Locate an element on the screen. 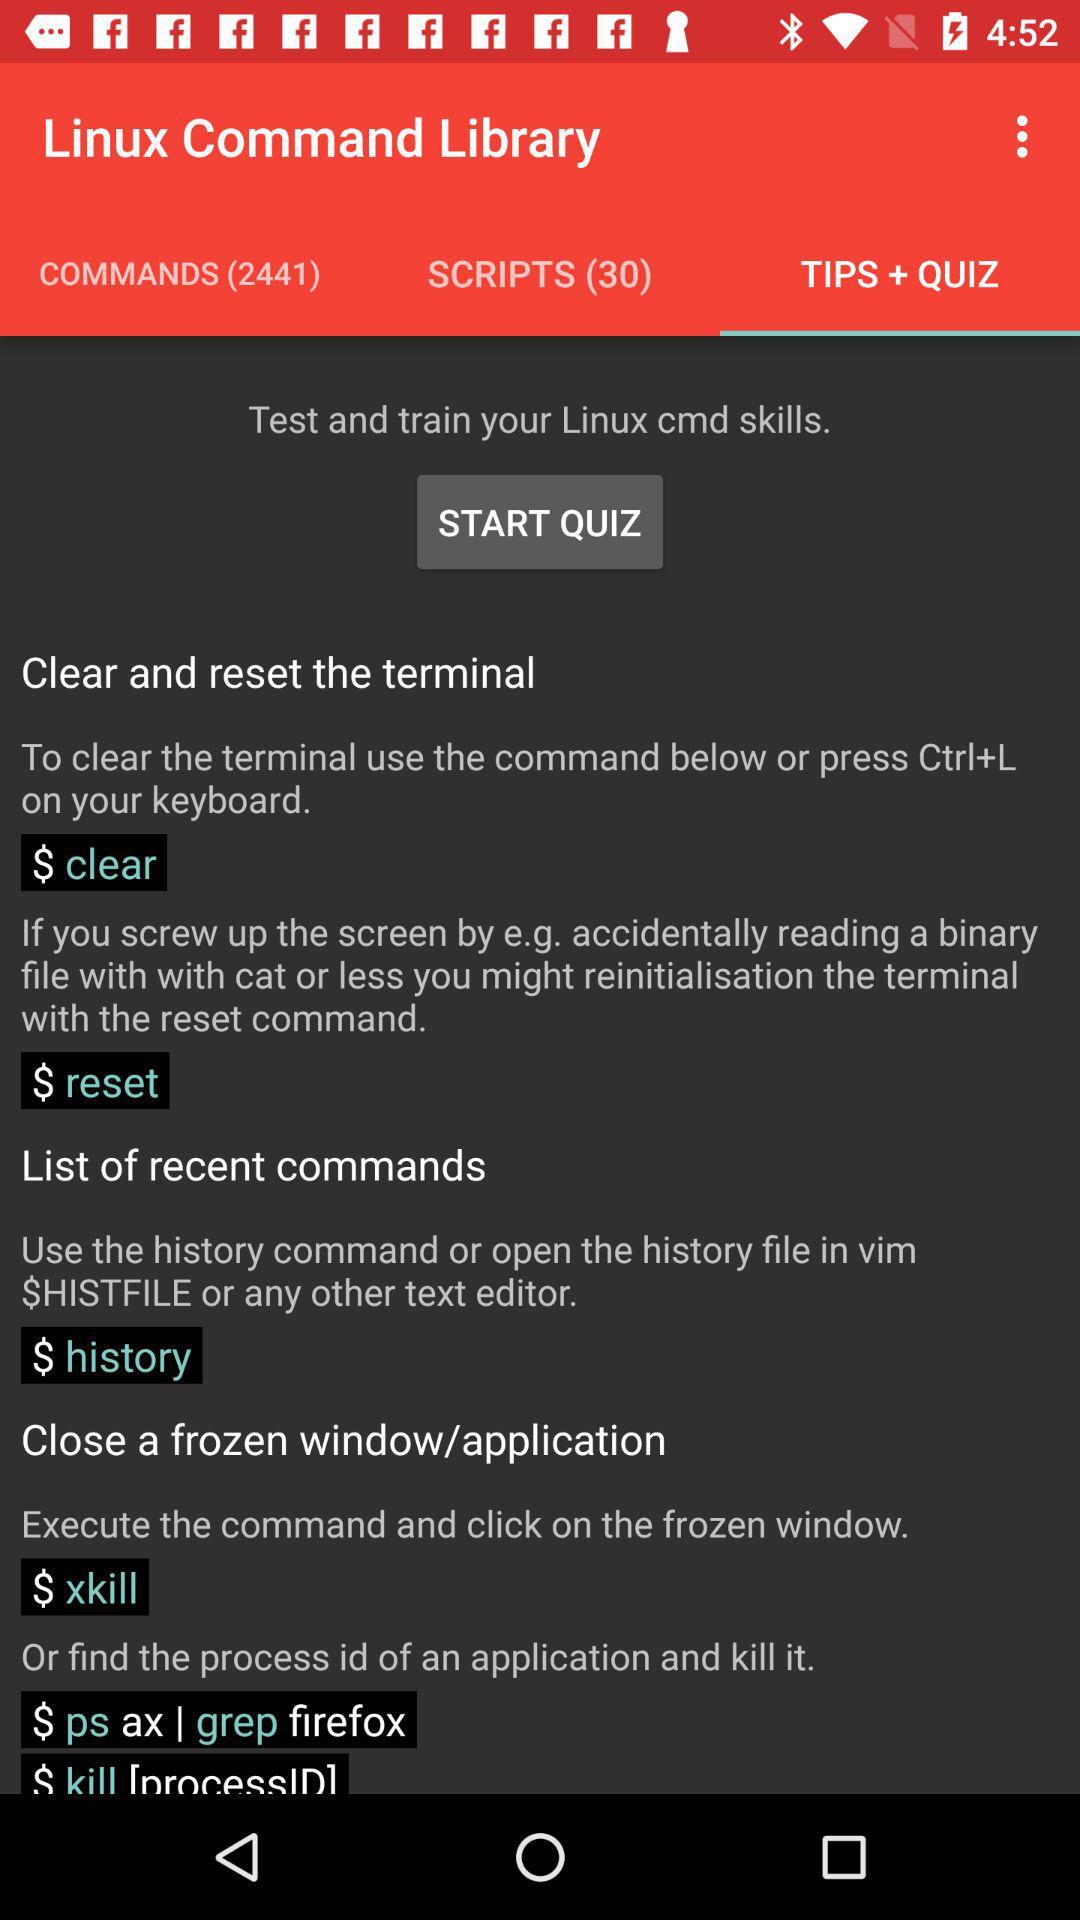 The image size is (1080, 1920). icon above tips + quiz is located at coordinates (1027, 135).